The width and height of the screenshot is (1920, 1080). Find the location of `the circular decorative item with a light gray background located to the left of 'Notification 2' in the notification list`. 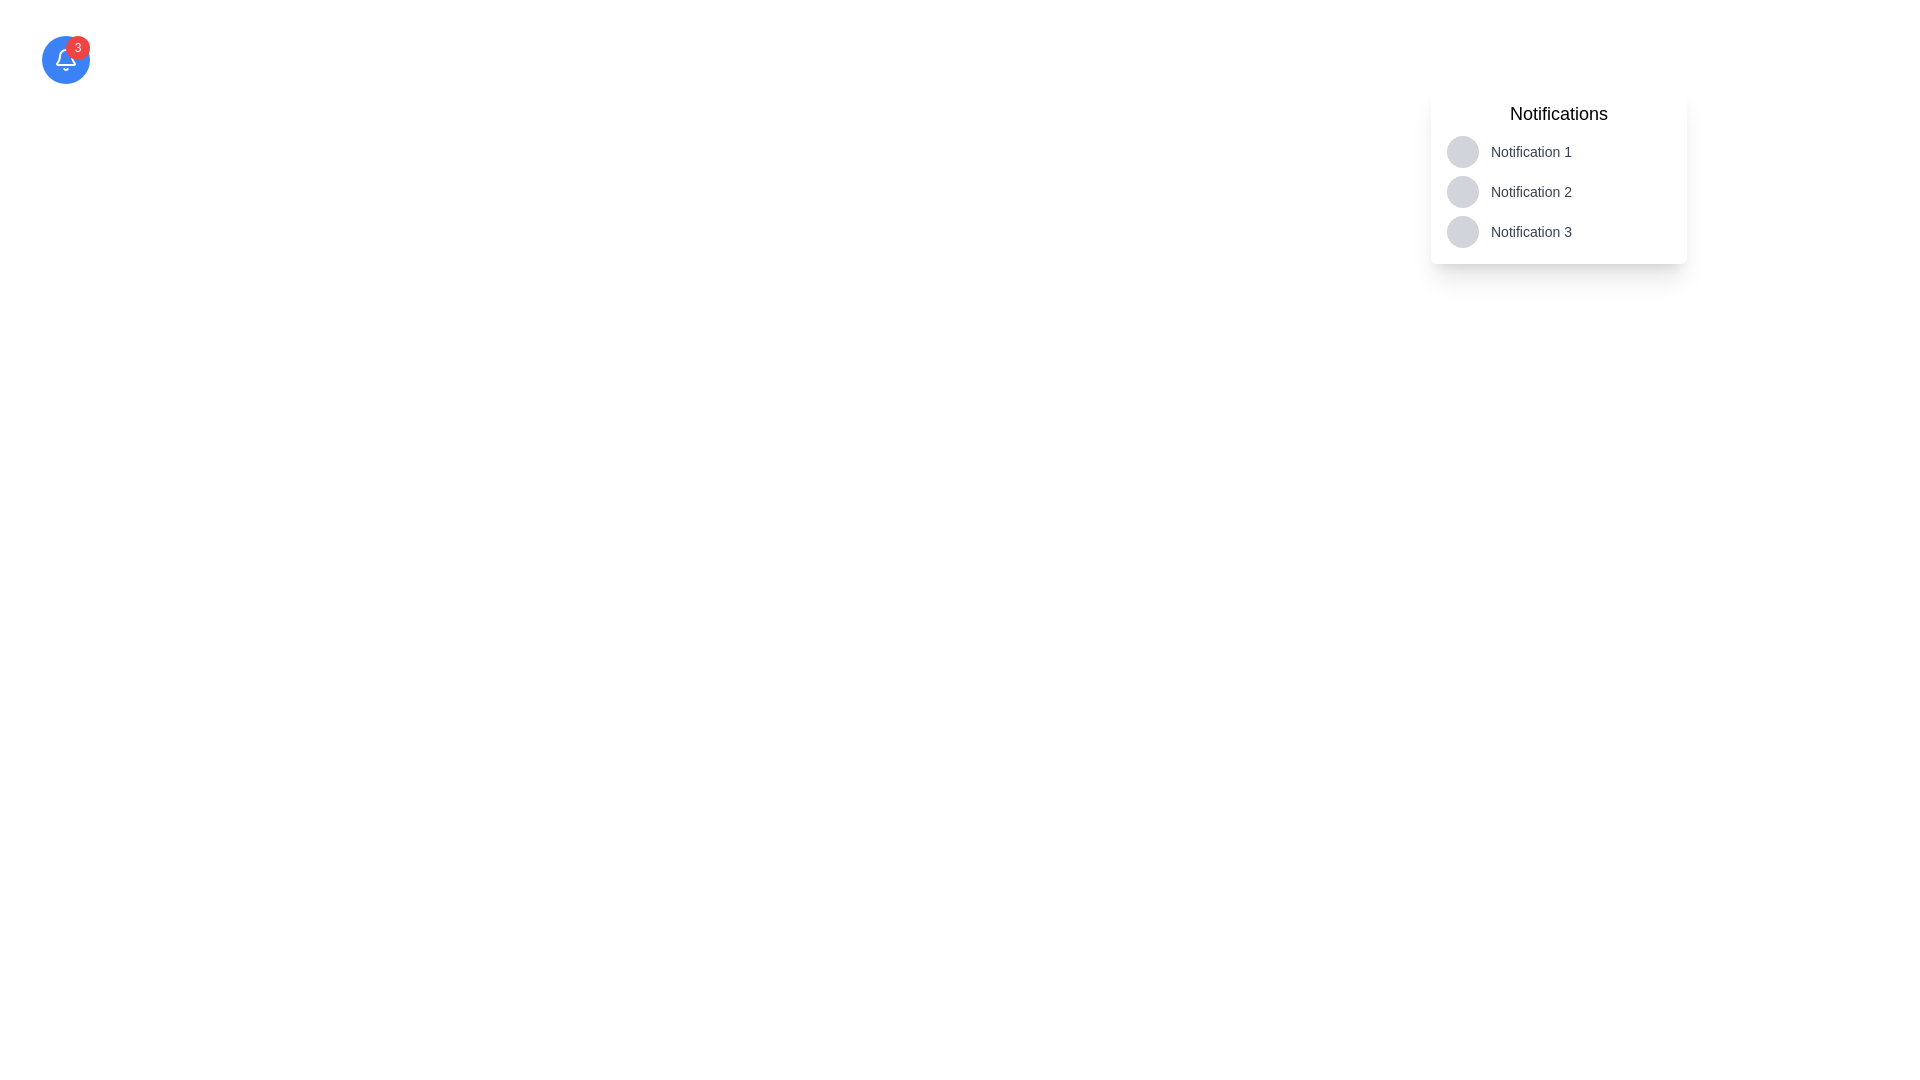

the circular decorative item with a light gray background located to the left of 'Notification 2' in the notification list is located at coordinates (1463, 192).